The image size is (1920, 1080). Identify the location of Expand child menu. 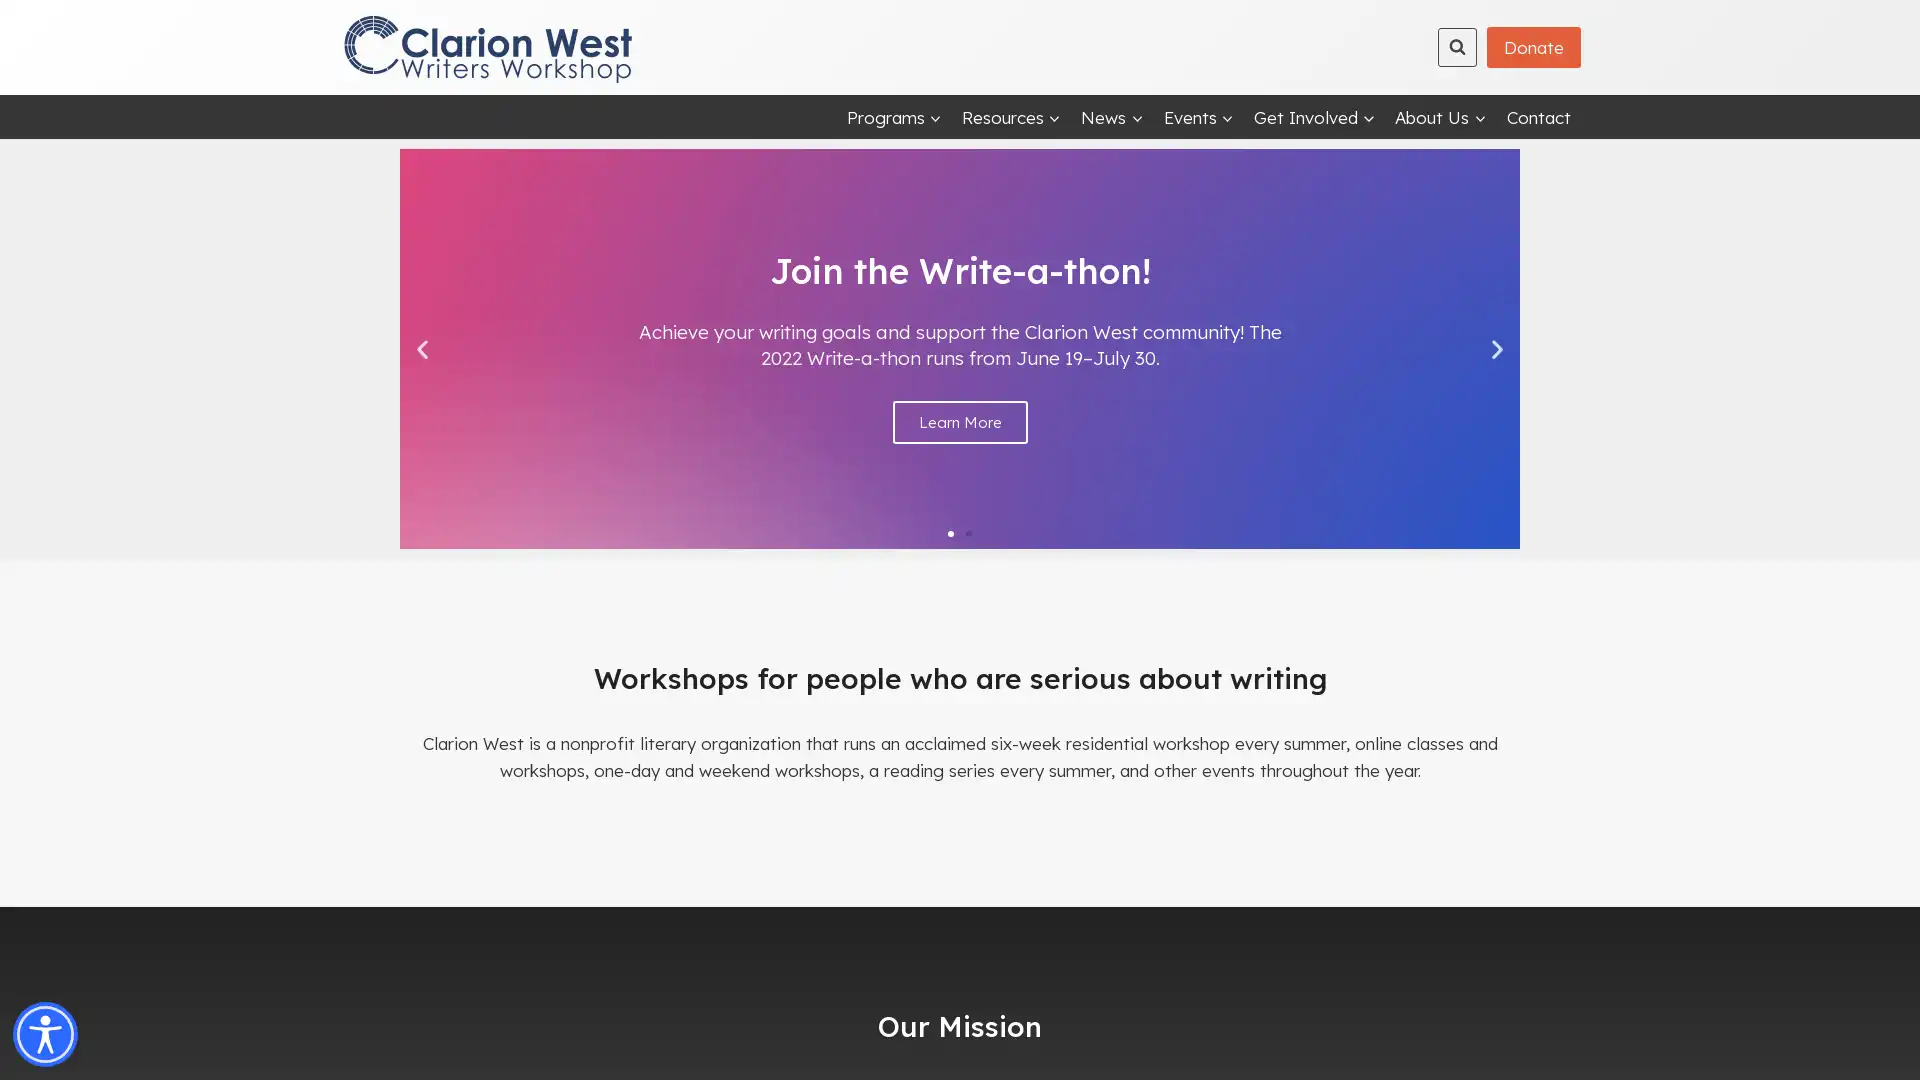
(1440, 116).